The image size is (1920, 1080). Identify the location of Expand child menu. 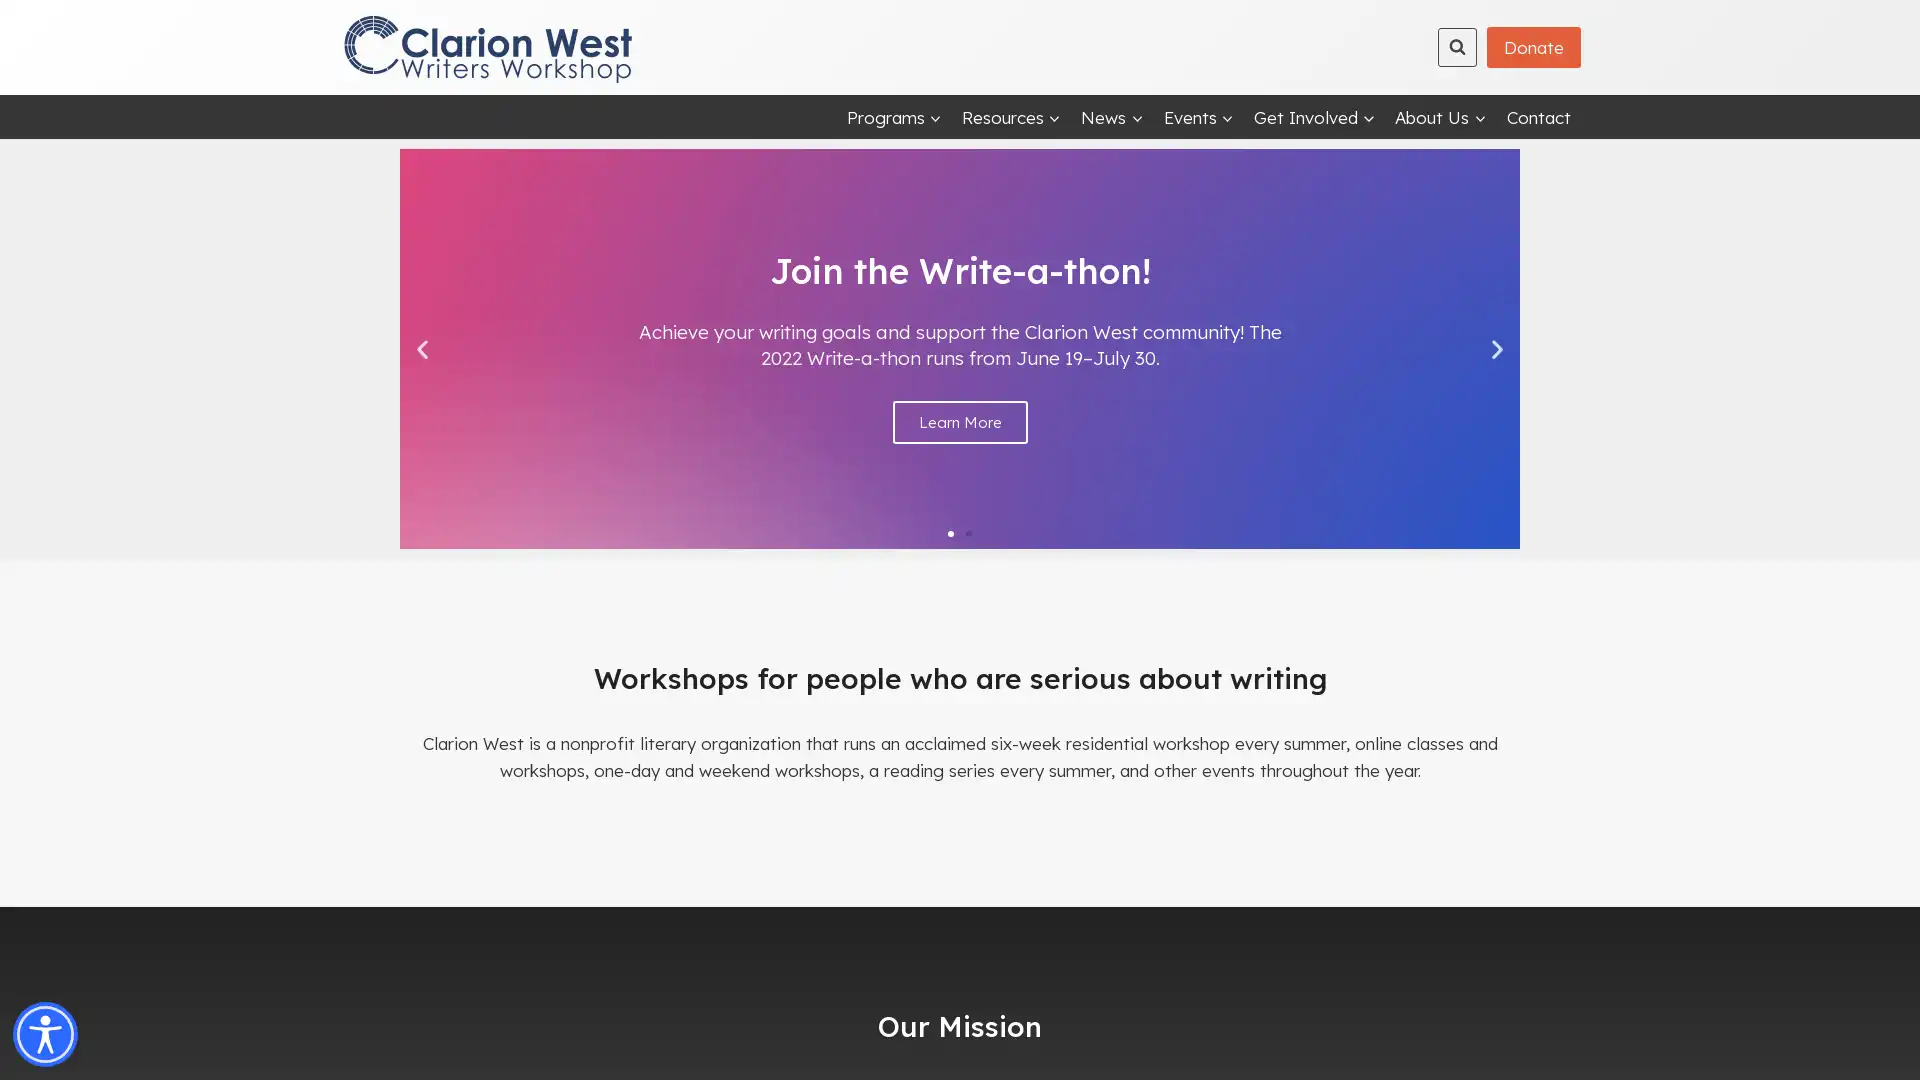
(1440, 116).